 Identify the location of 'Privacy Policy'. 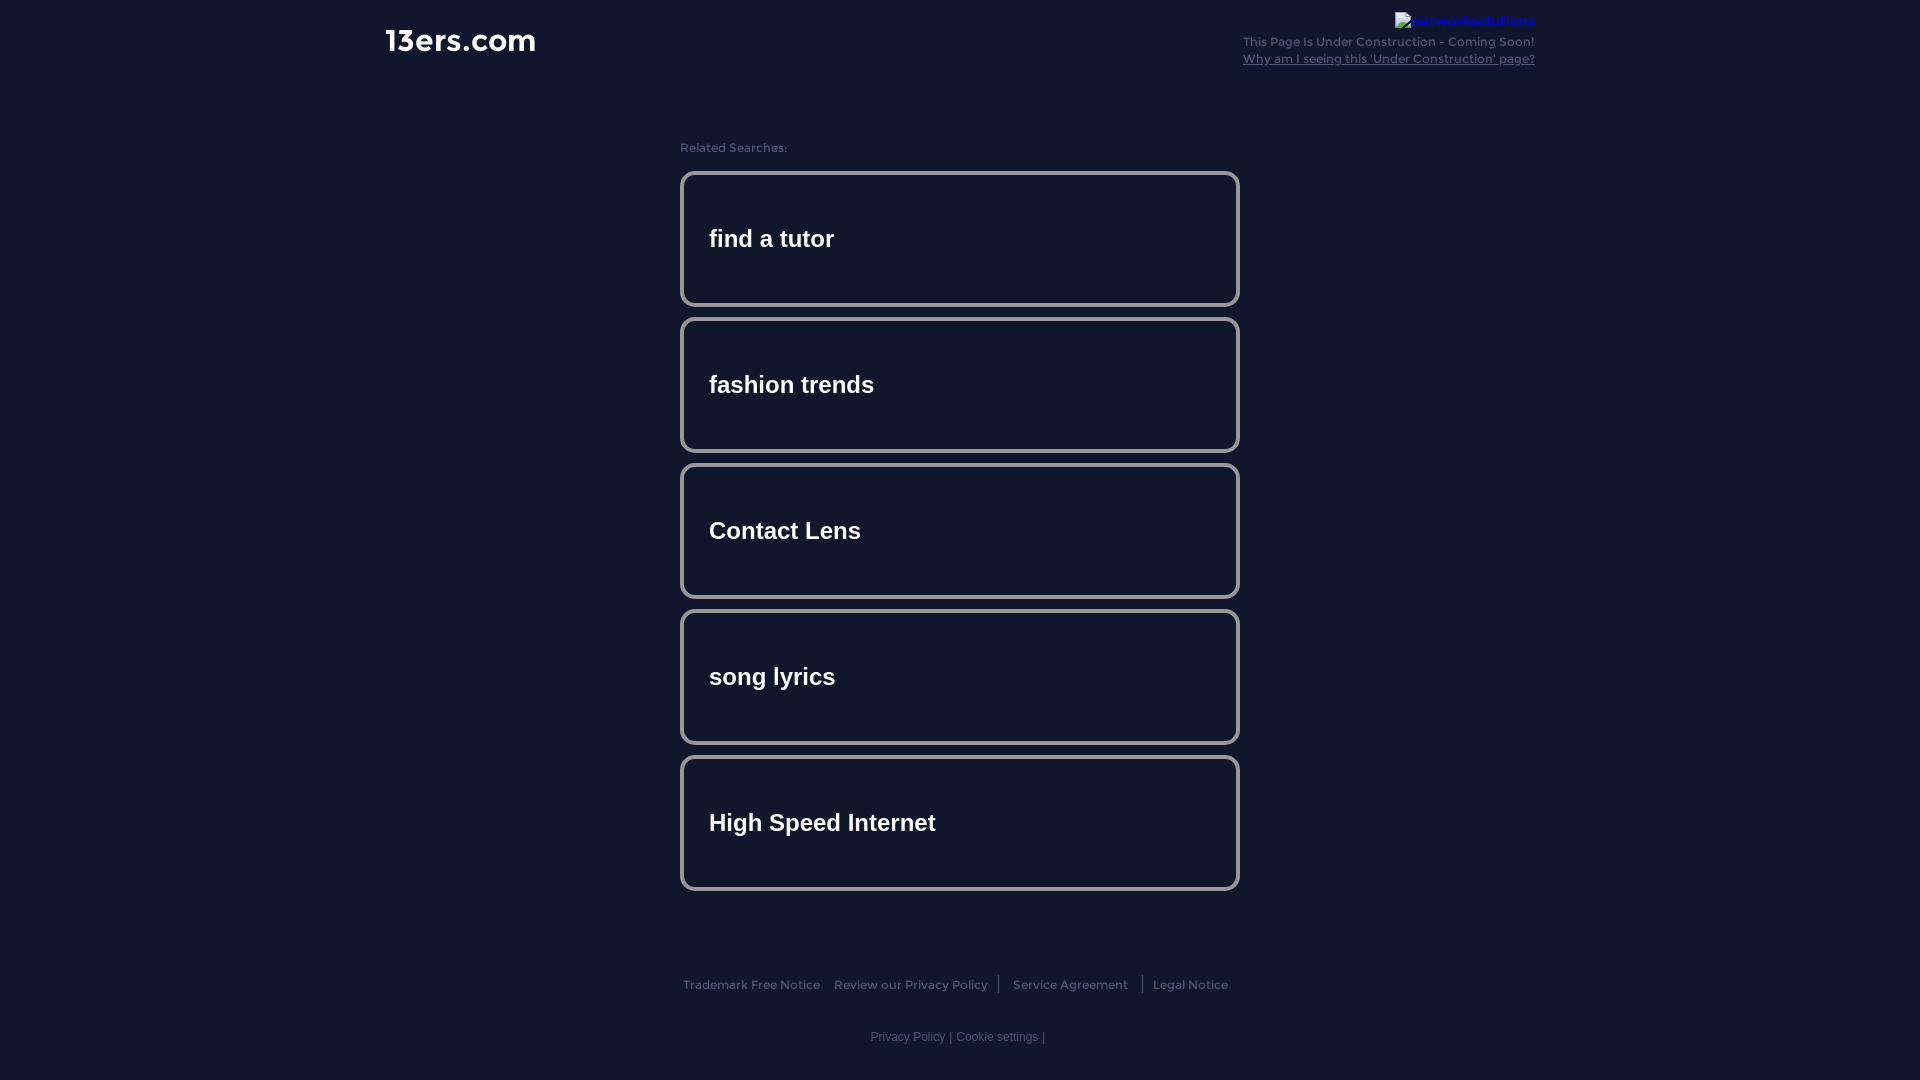
(906, 1036).